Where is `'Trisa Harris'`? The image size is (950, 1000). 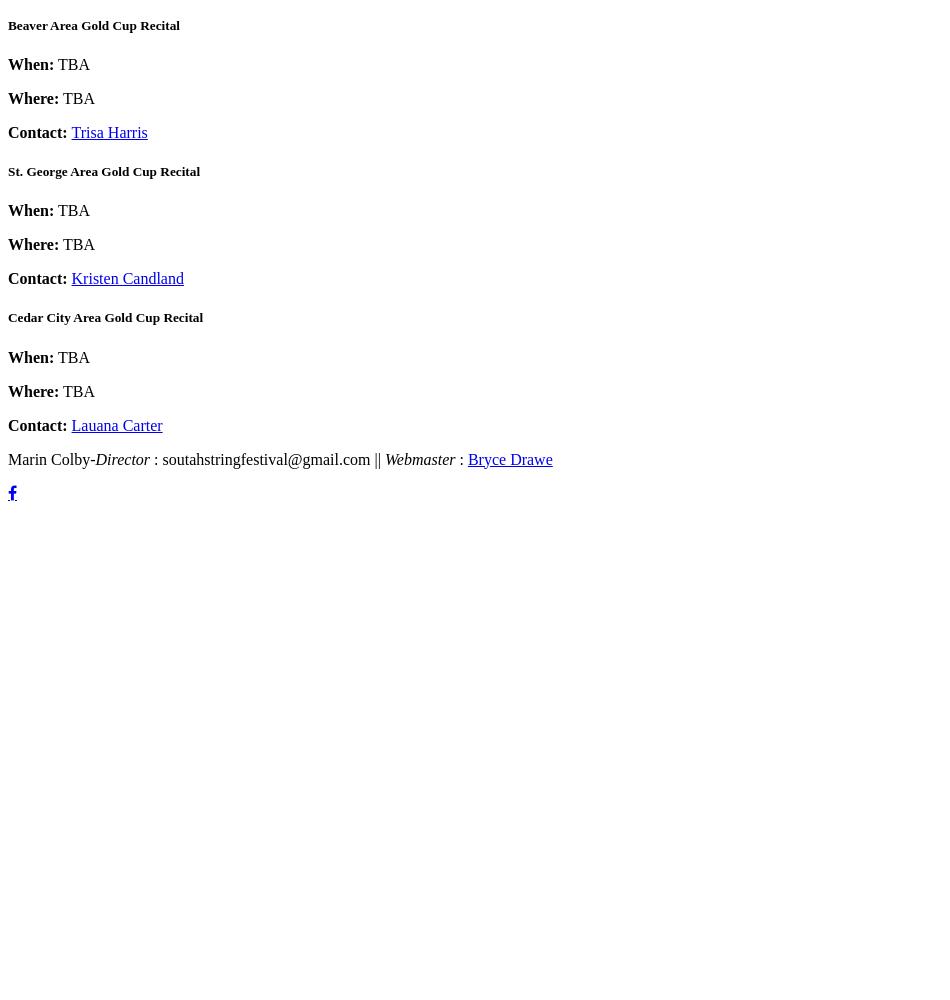 'Trisa Harris' is located at coordinates (108, 131).